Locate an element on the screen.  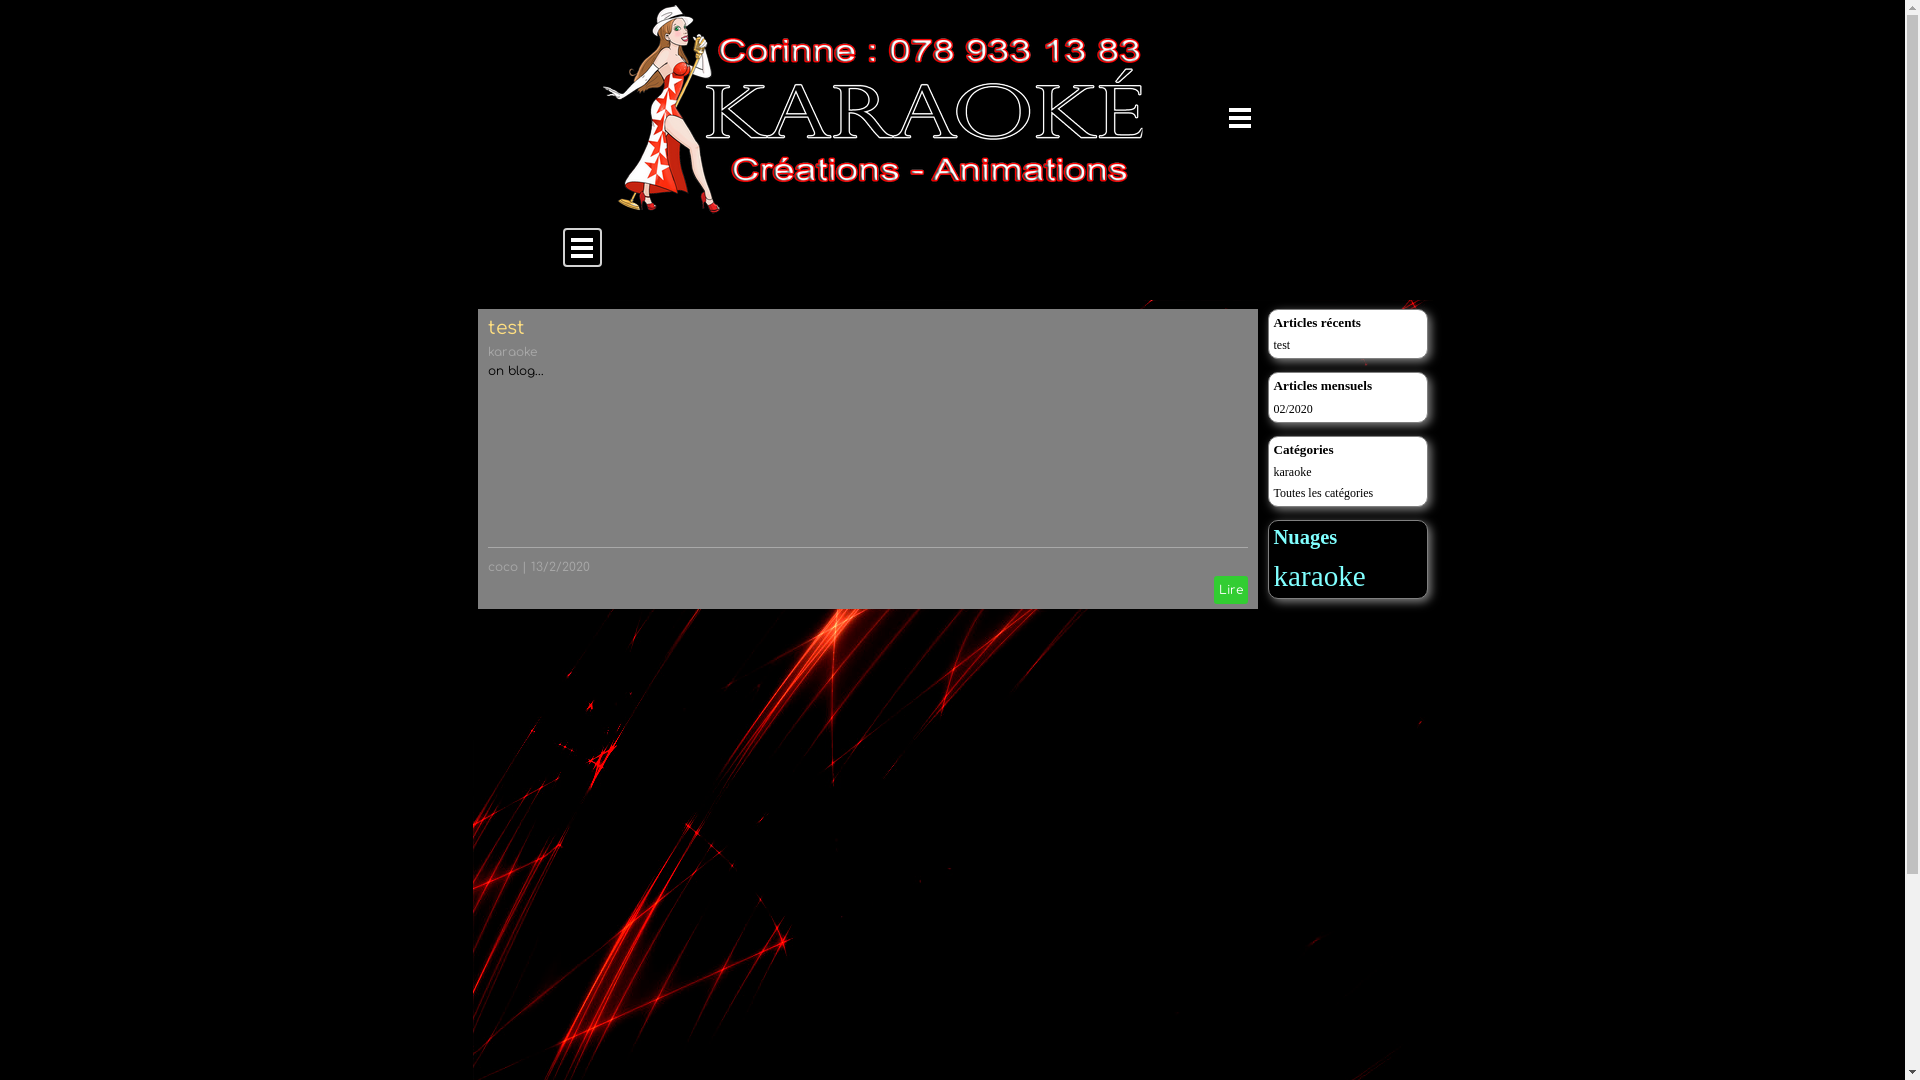
'Lire' is located at coordinates (1229, 589).